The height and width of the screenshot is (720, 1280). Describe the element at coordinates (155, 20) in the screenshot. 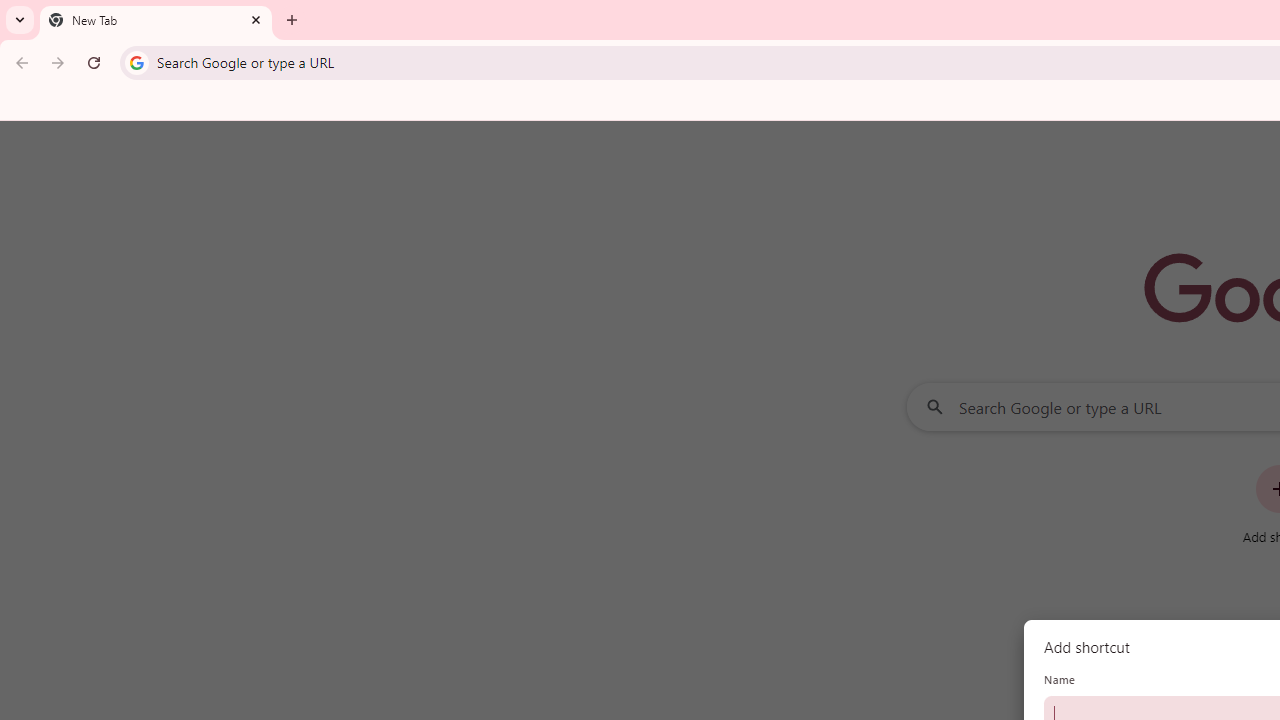

I see `'New Tab'` at that location.